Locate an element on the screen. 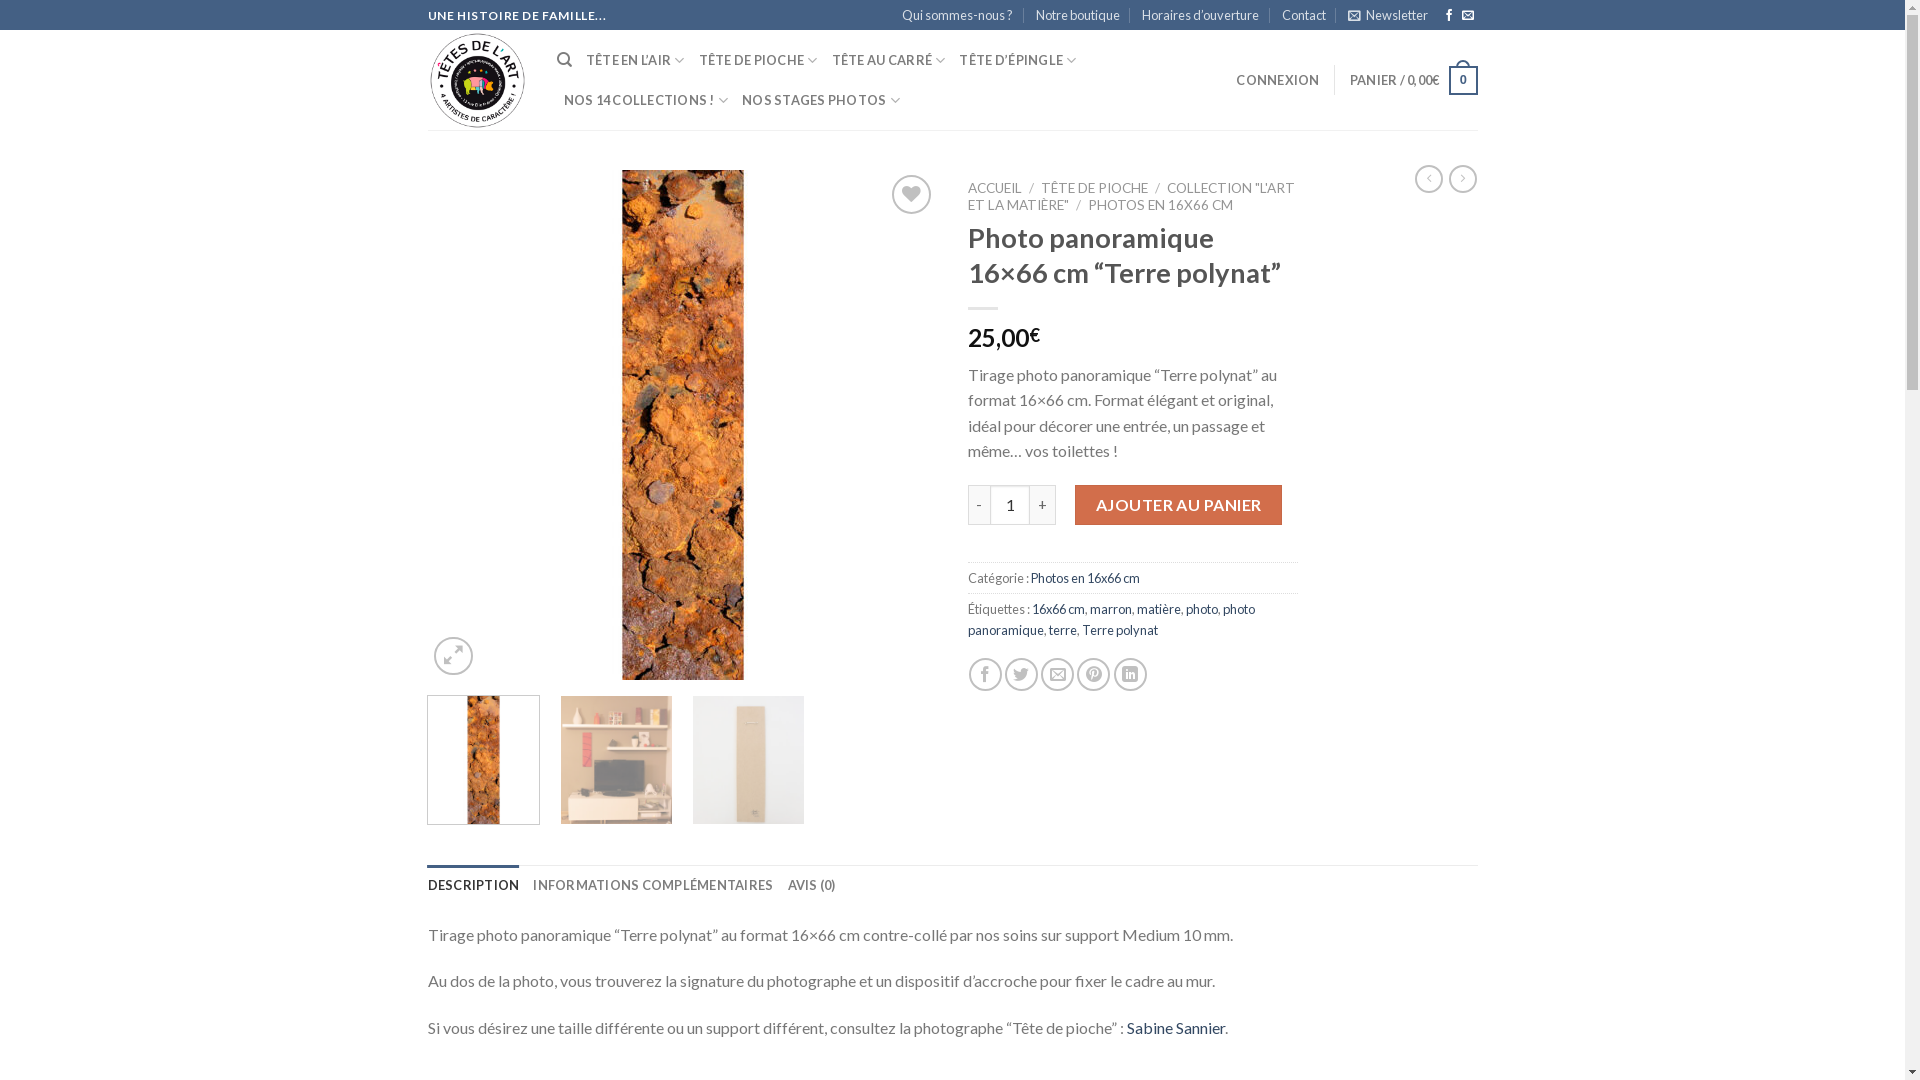 Image resolution: width=1920 pixels, height=1080 pixels. 'Qui sommes-nous ?' is located at coordinates (956, 15).